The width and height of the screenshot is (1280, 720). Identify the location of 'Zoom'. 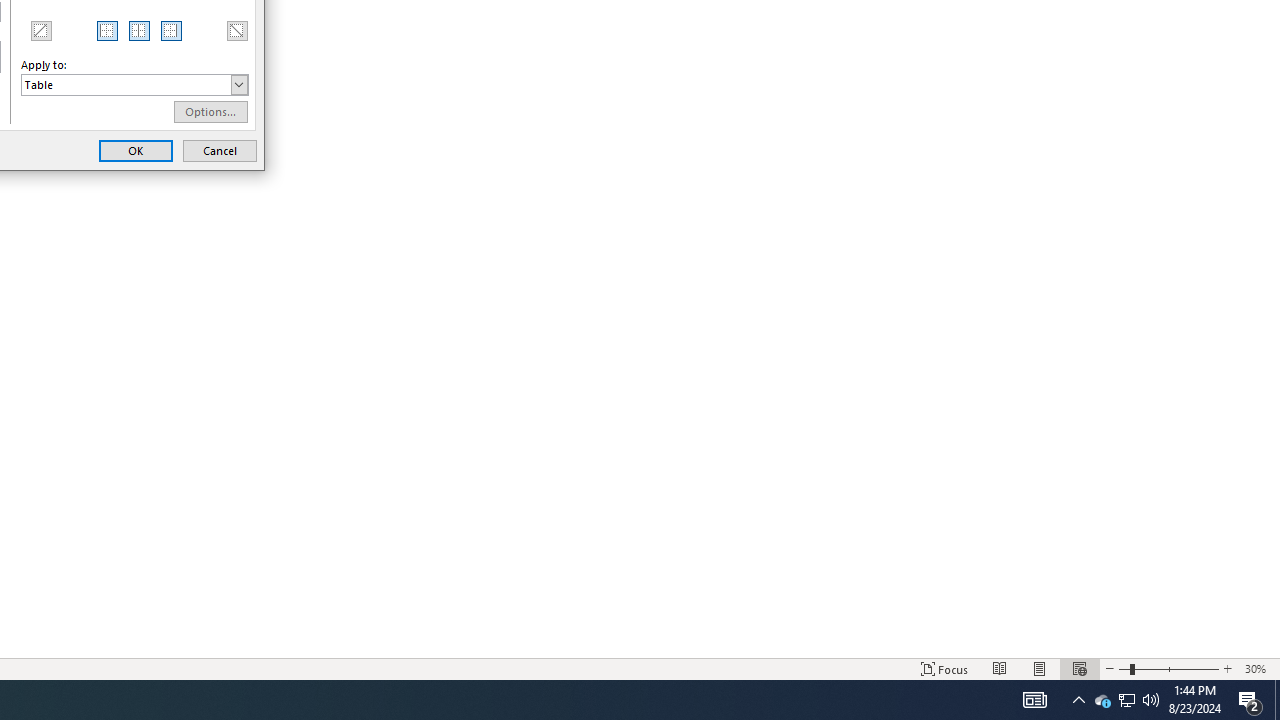
(1168, 669).